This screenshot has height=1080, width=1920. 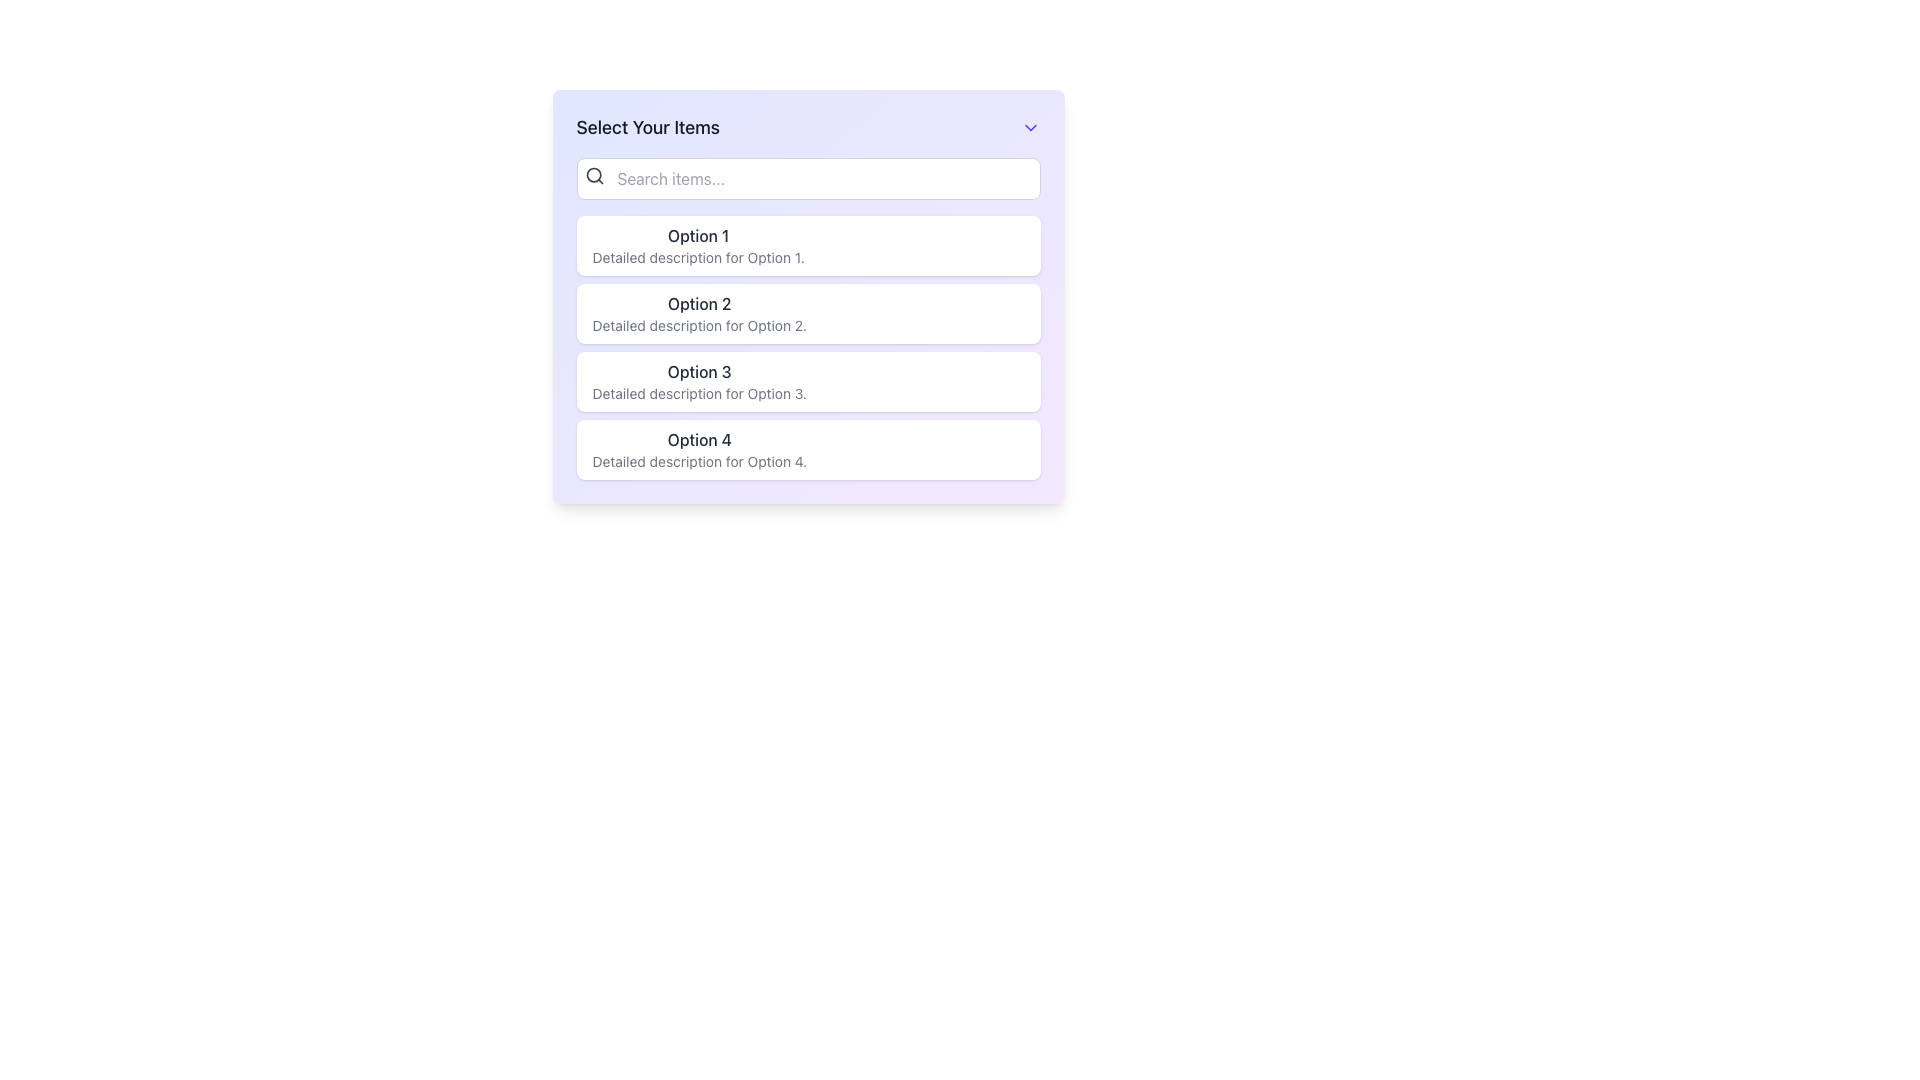 What do you see at coordinates (699, 325) in the screenshot?
I see `the detailed description text that provides additional information related to 'Option 2' in the list` at bounding box center [699, 325].